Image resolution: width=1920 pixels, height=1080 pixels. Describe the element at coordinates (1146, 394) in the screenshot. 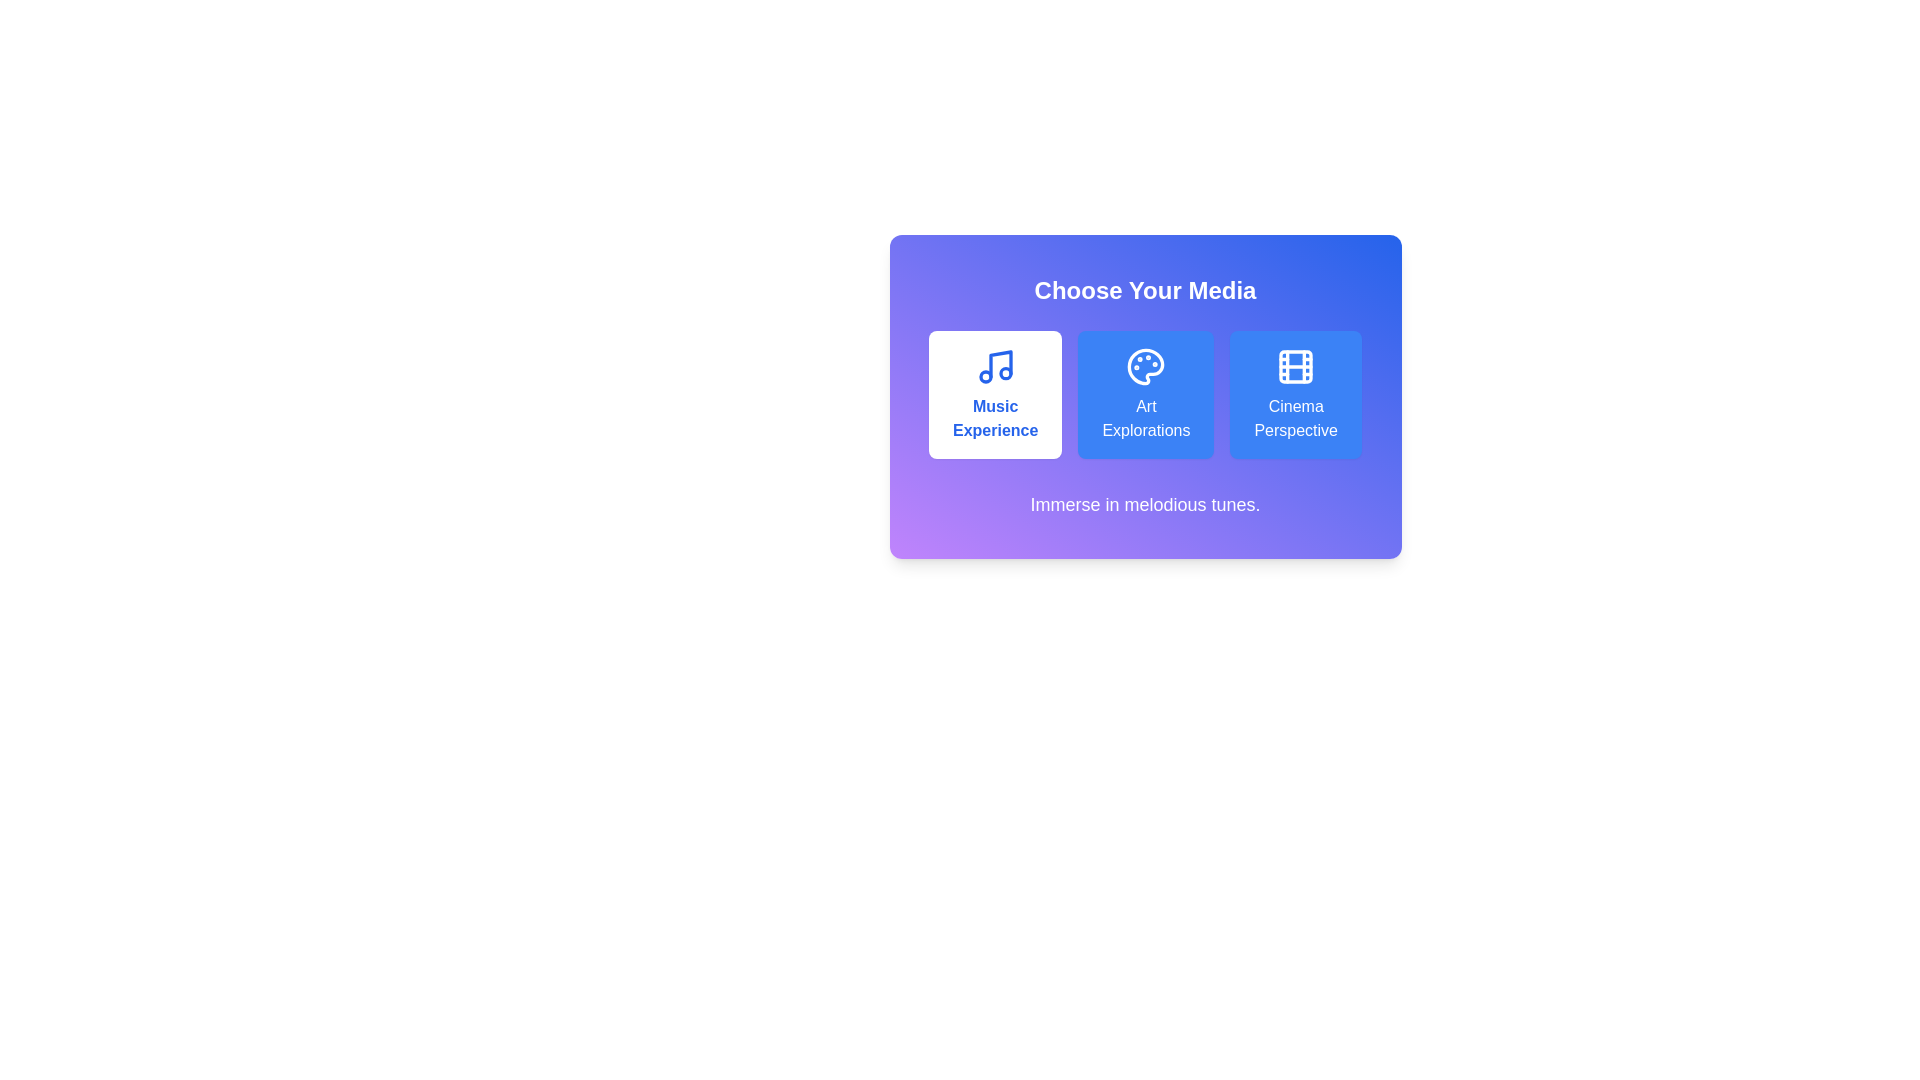

I see `the media option Art Explorations by clicking its corresponding button` at that location.